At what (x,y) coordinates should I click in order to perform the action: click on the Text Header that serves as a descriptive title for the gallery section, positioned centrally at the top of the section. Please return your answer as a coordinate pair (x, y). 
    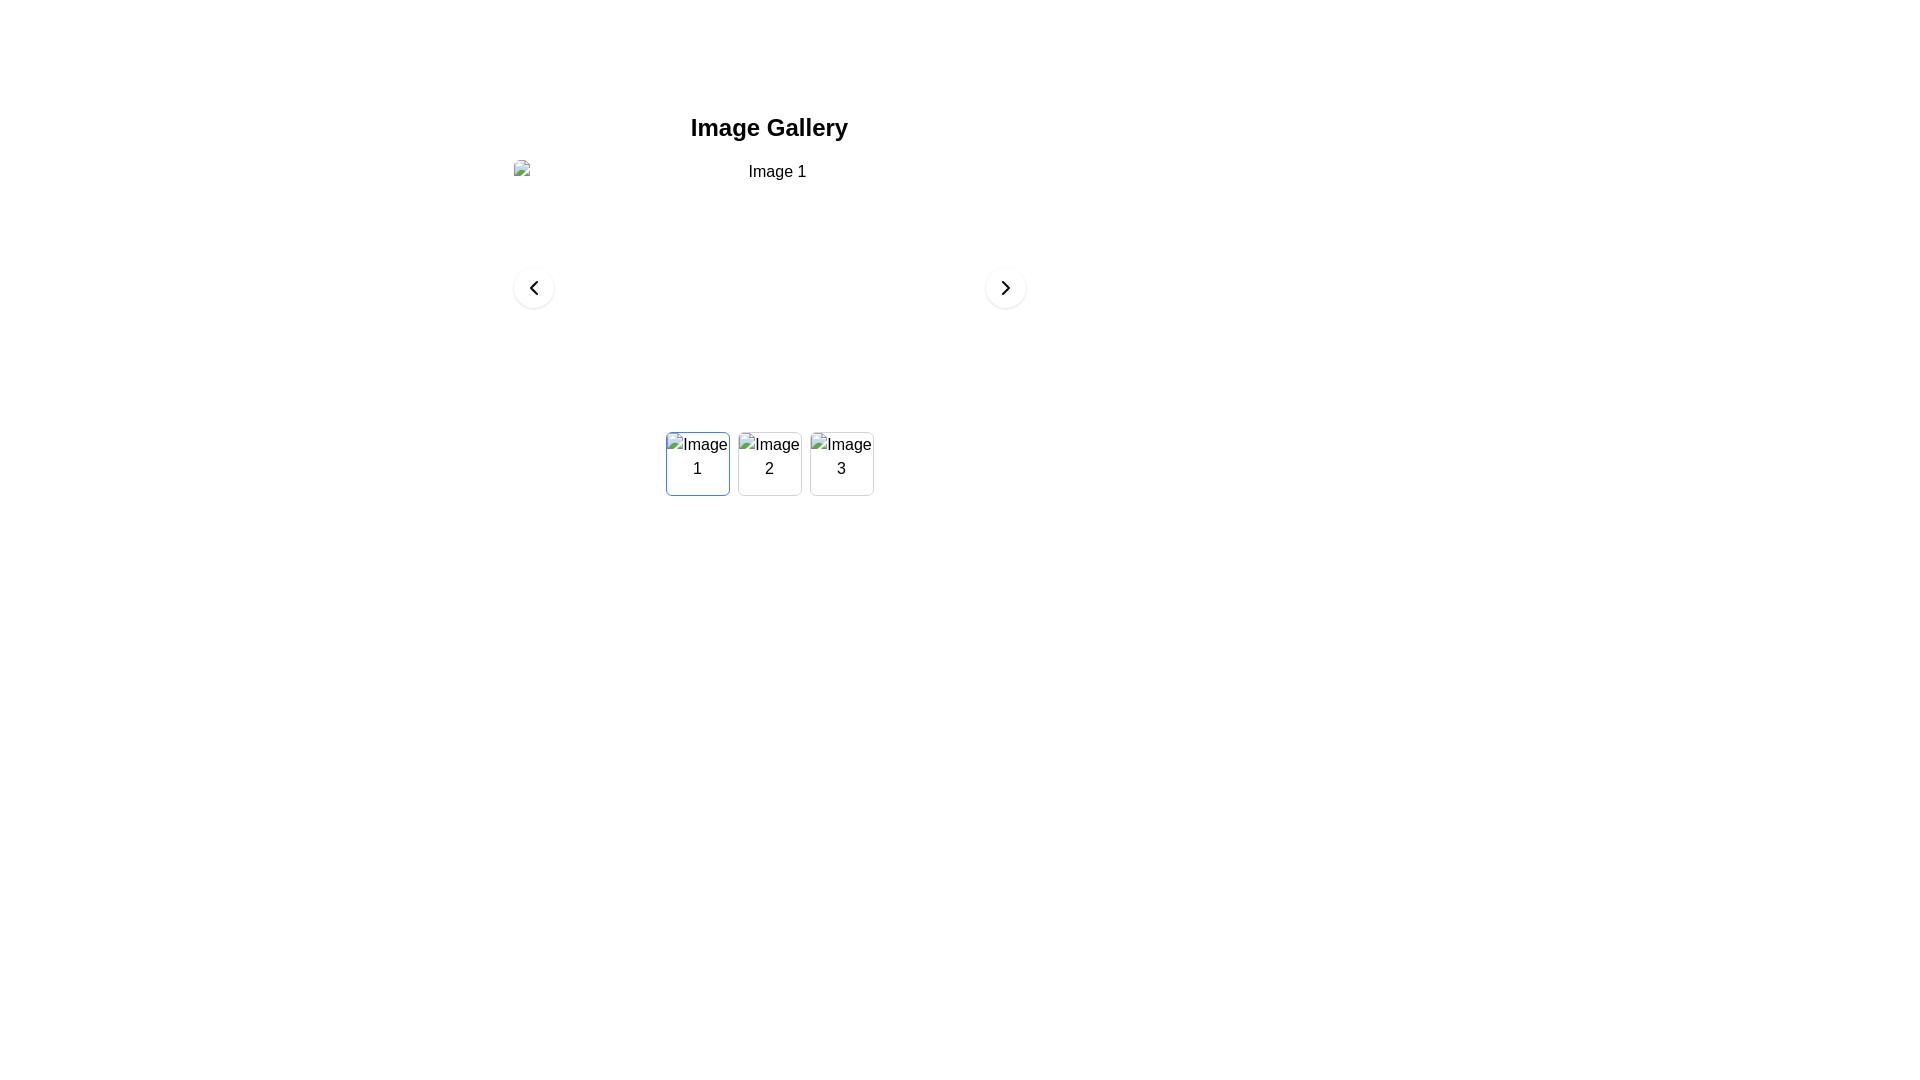
    Looking at the image, I should click on (768, 127).